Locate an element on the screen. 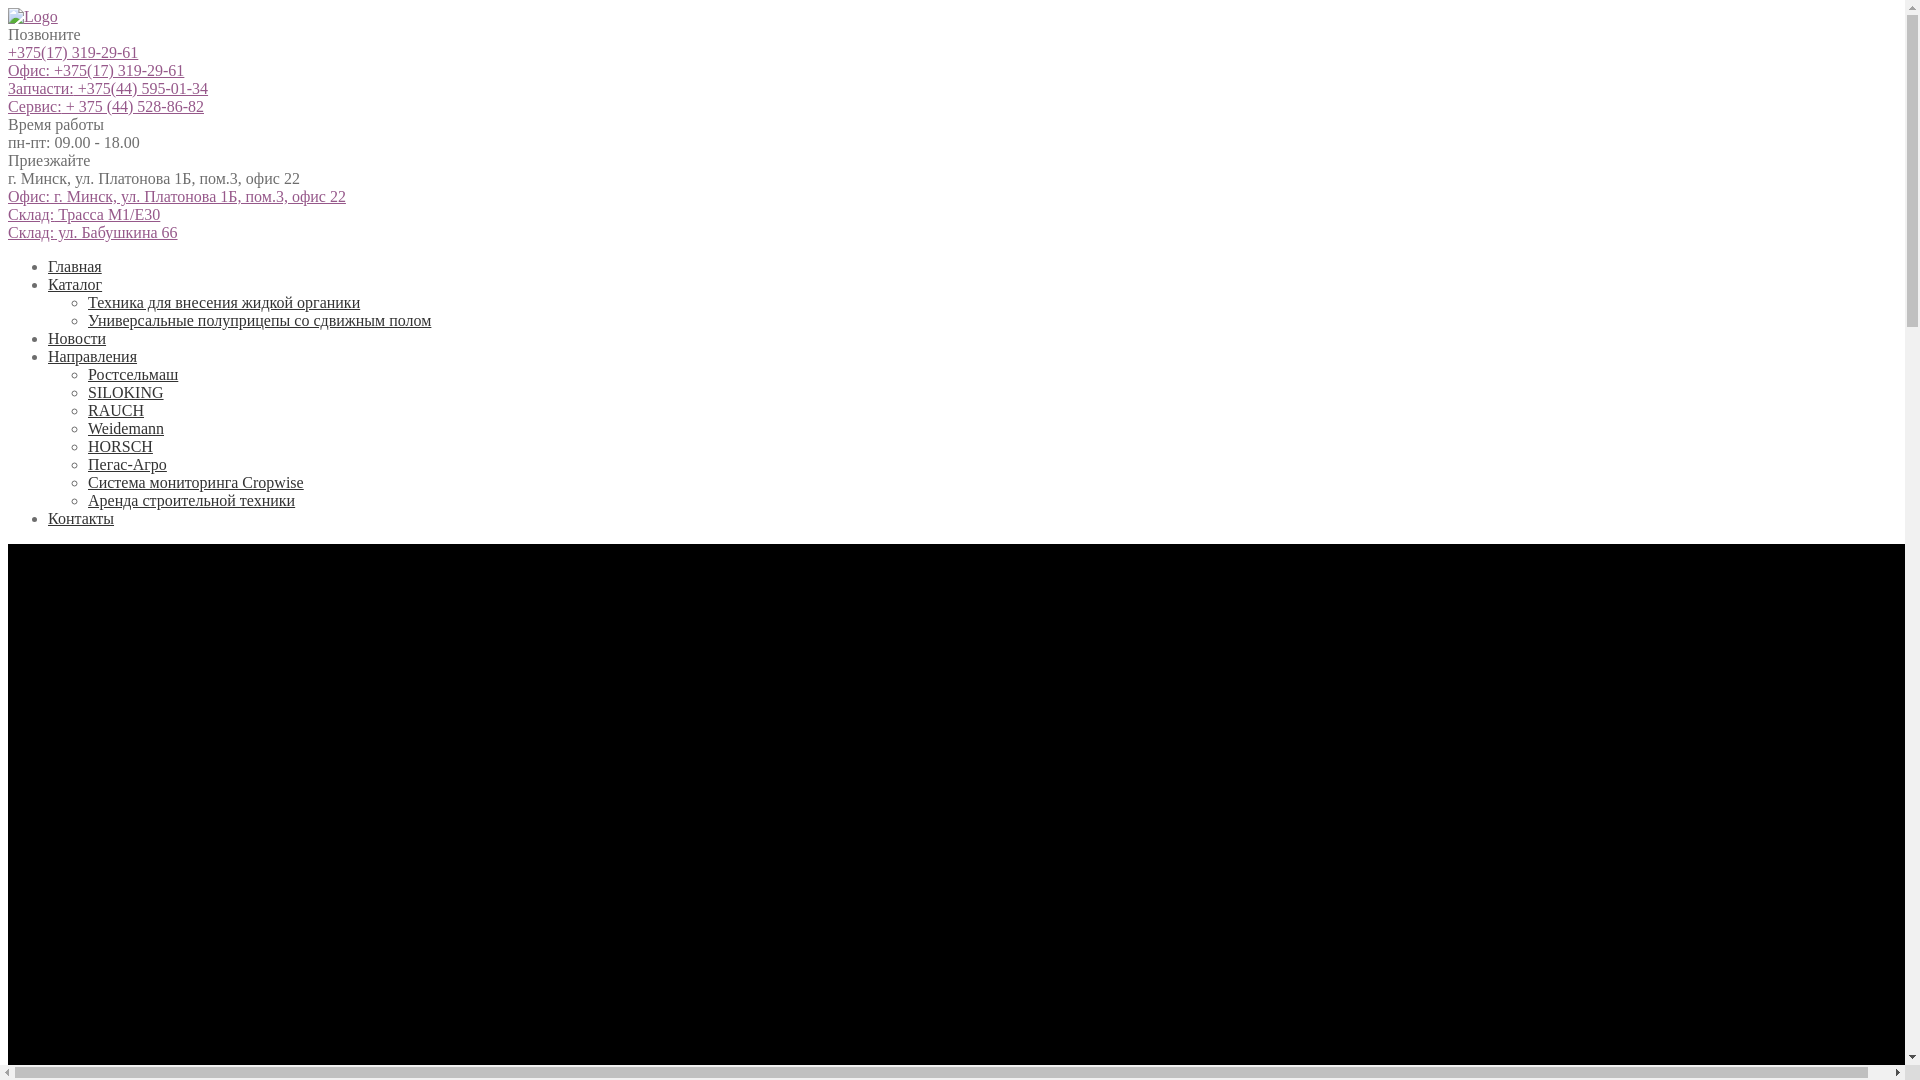 This screenshot has height=1080, width=1920. 'Weidemann' is located at coordinates (124, 427).